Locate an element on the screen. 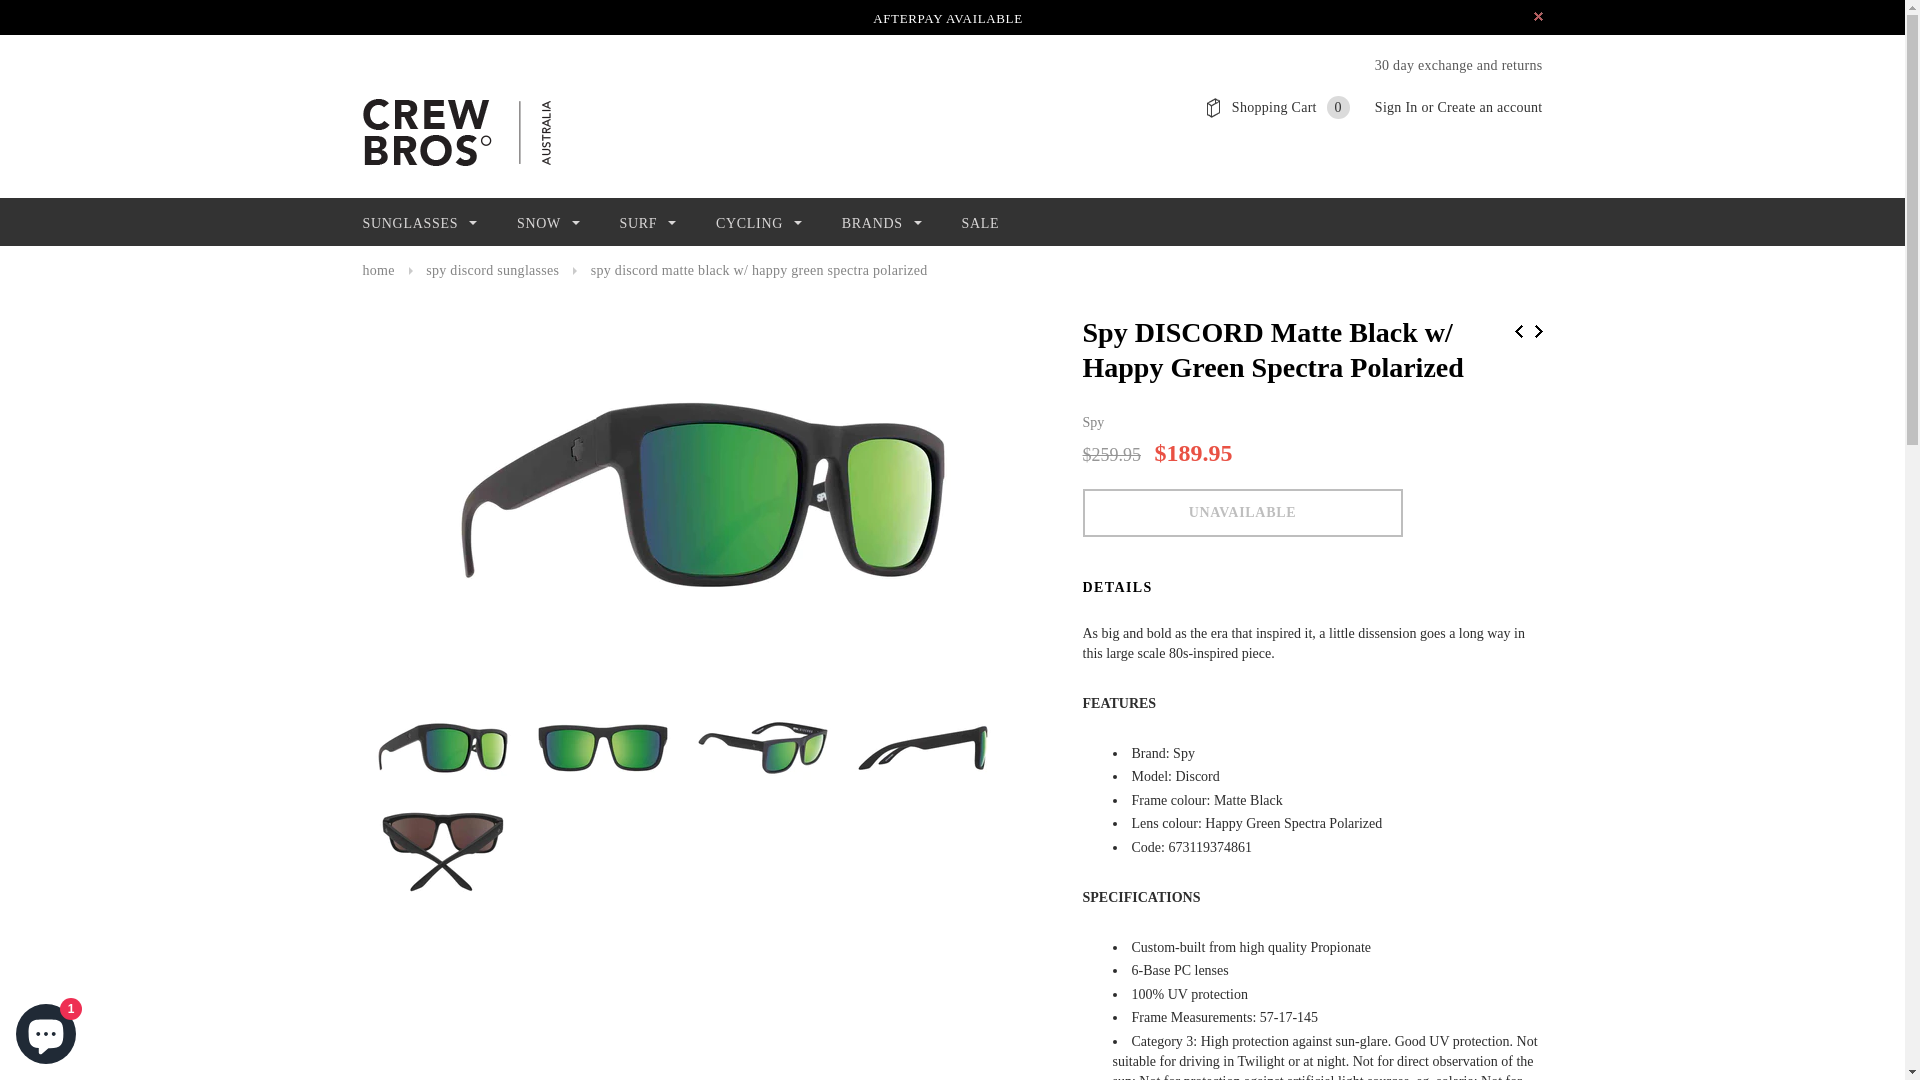 The height and width of the screenshot is (1080, 1920). 'spy discord sunglasses' is located at coordinates (492, 270).